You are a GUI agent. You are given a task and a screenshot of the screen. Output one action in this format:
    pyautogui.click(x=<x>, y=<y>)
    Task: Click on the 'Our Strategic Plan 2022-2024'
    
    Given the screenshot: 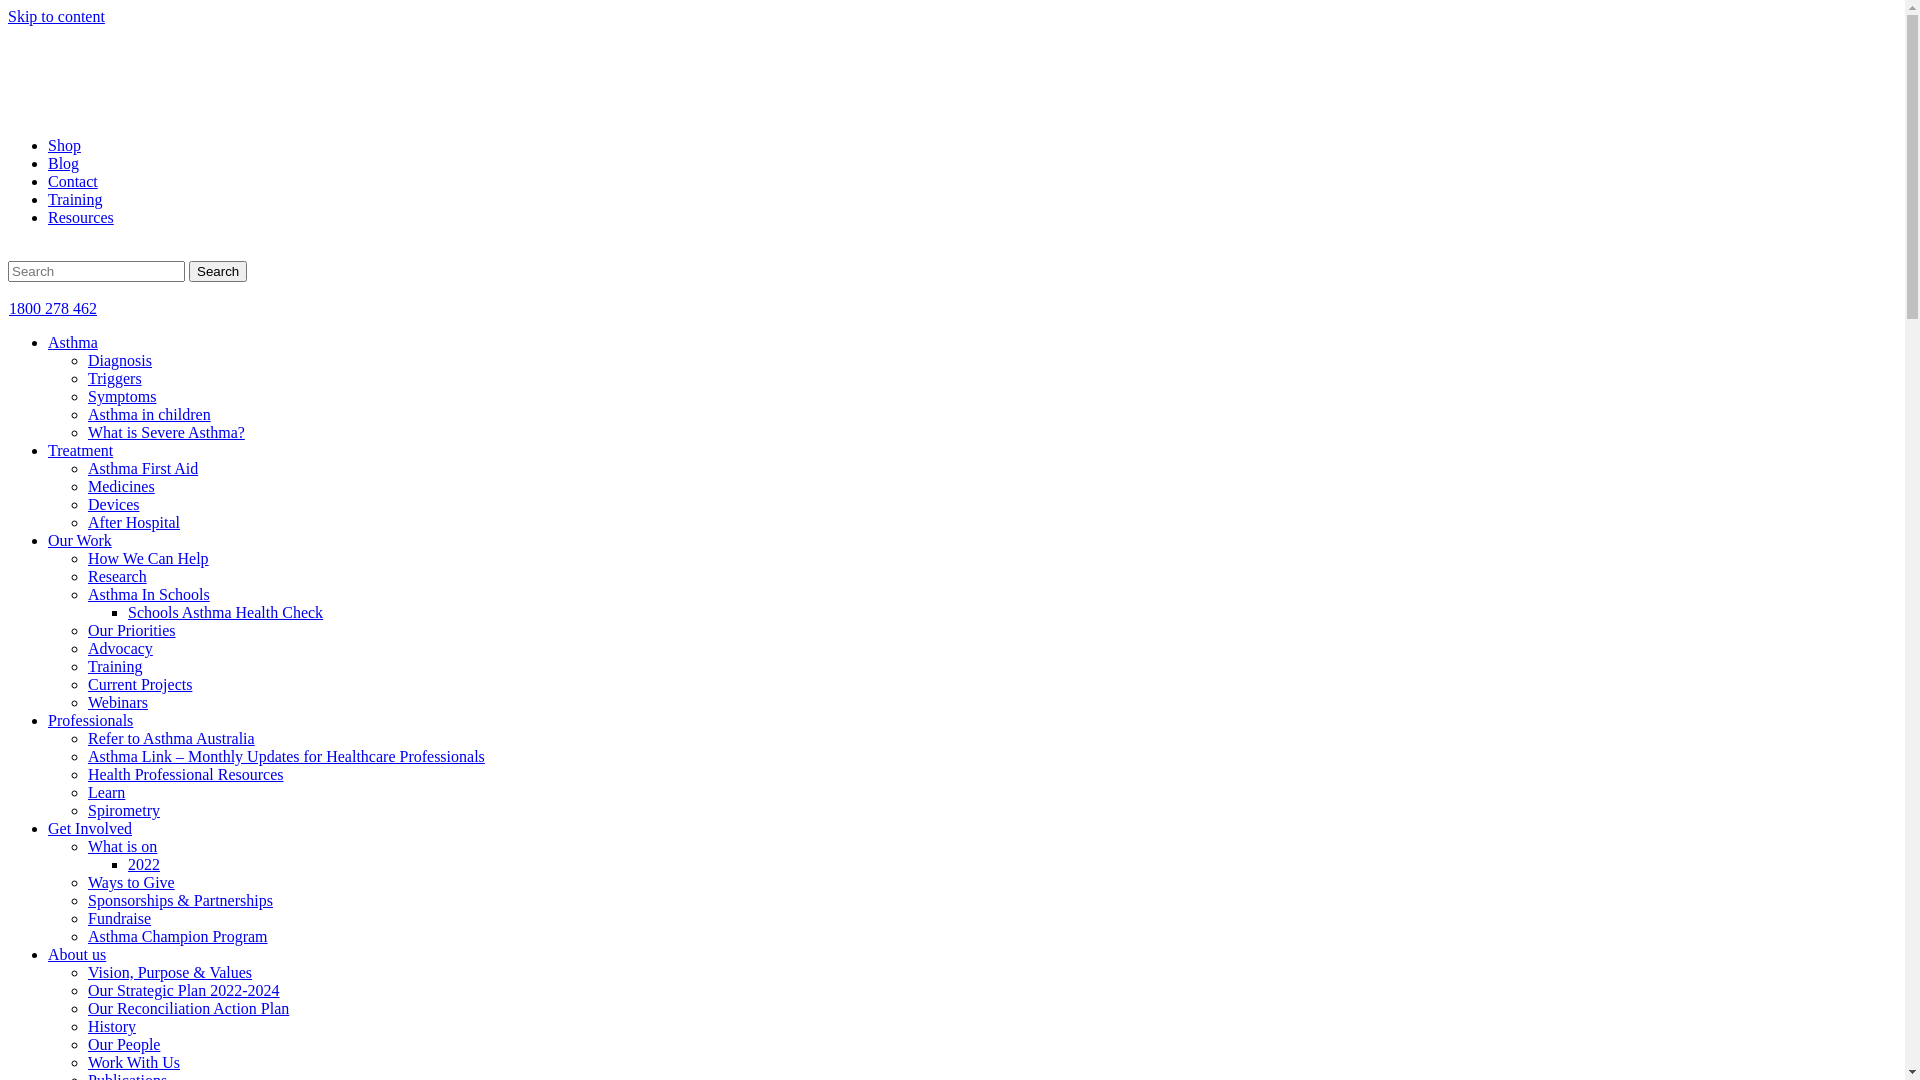 What is the action you would take?
    pyautogui.click(x=183, y=990)
    